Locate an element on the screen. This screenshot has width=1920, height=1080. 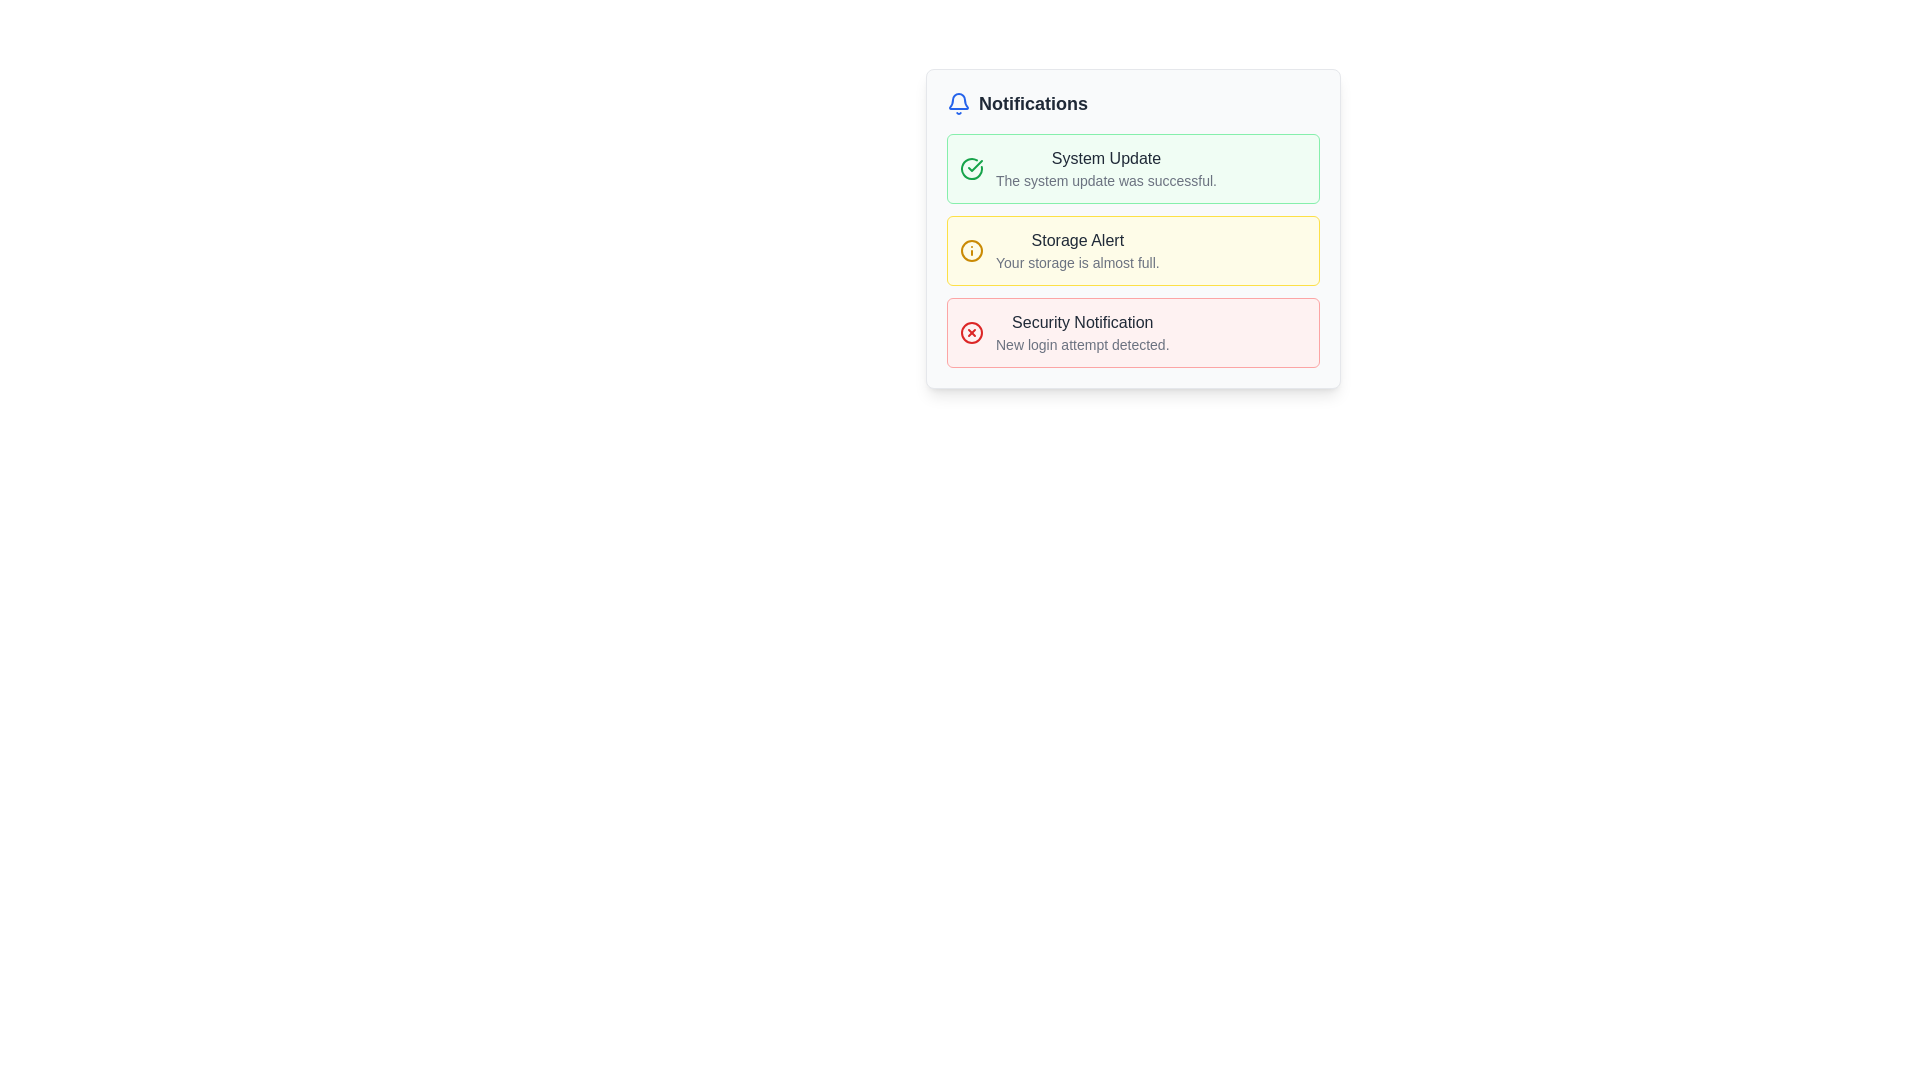
the 'Security Notification' text label within the notification panel is located at coordinates (1081, 331).